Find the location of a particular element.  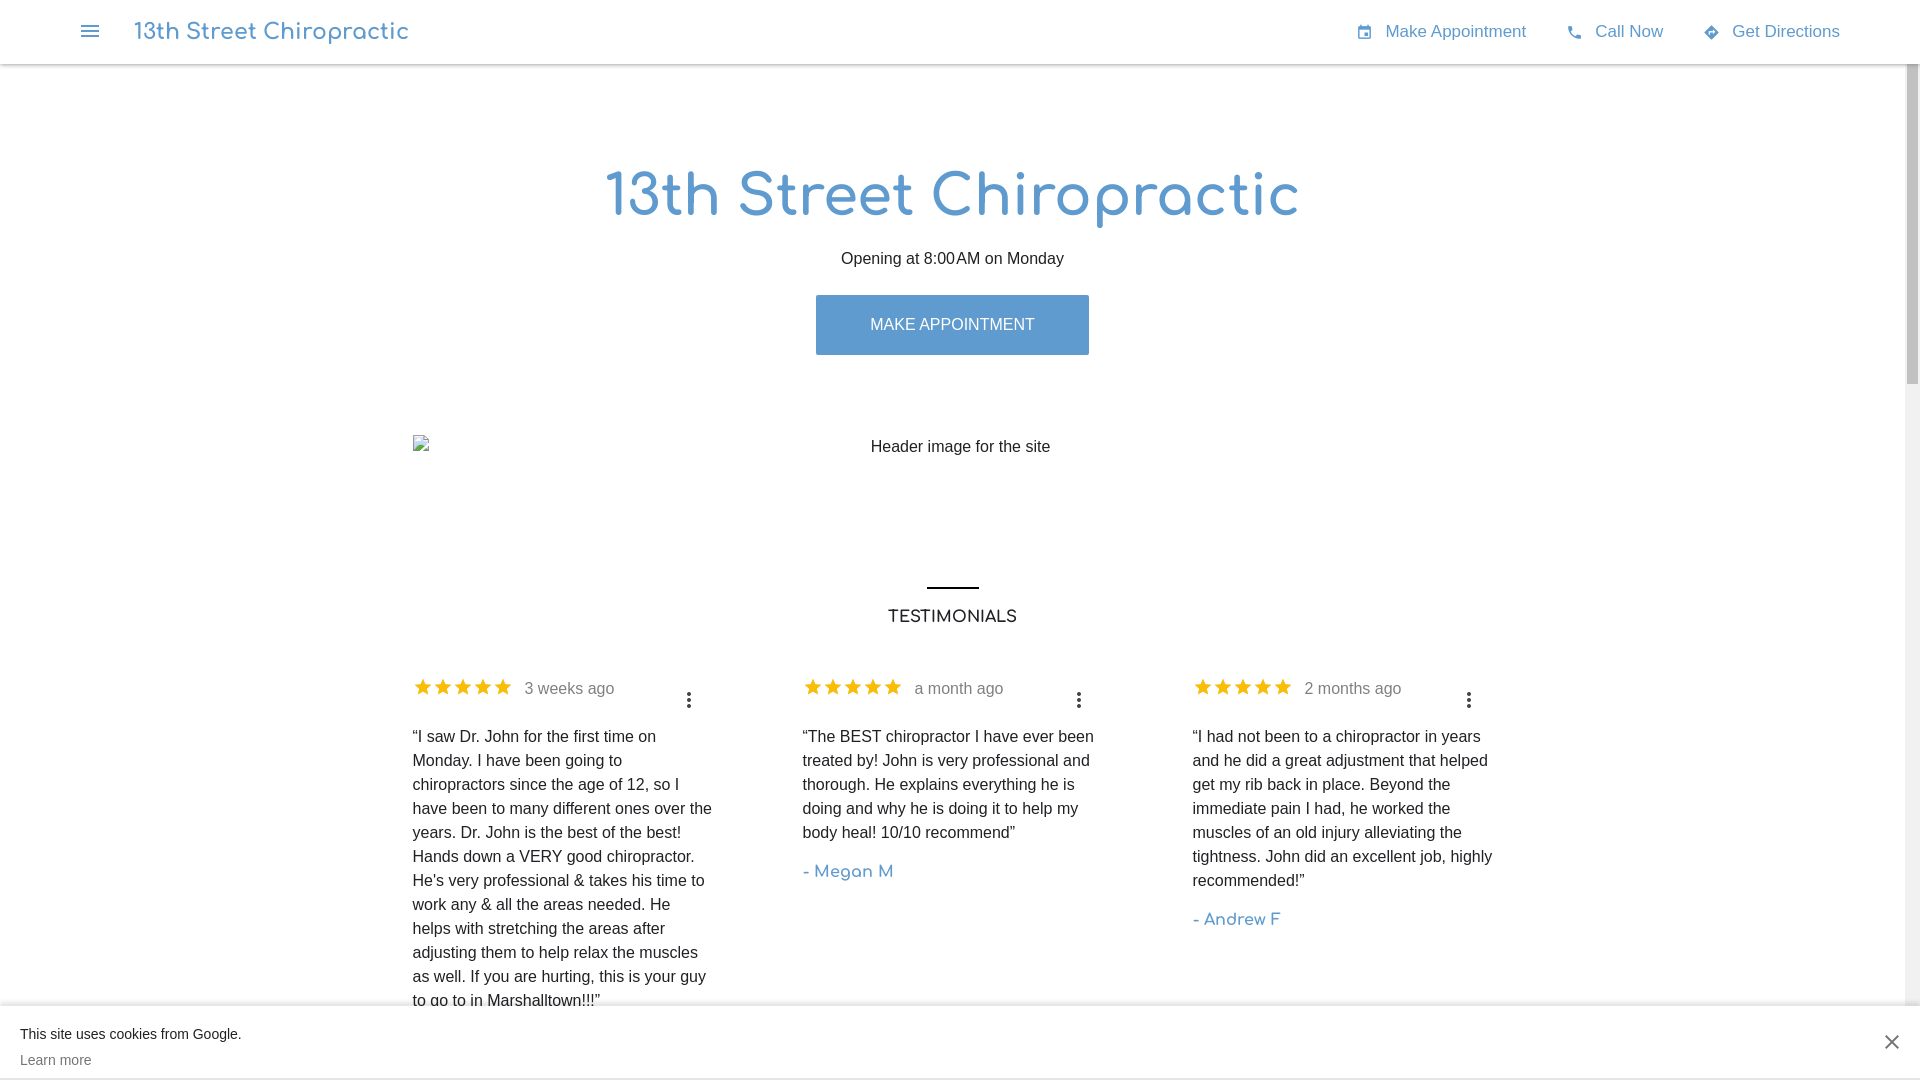

'13th Street Chiropractic' is located at coordinates (270, 31).